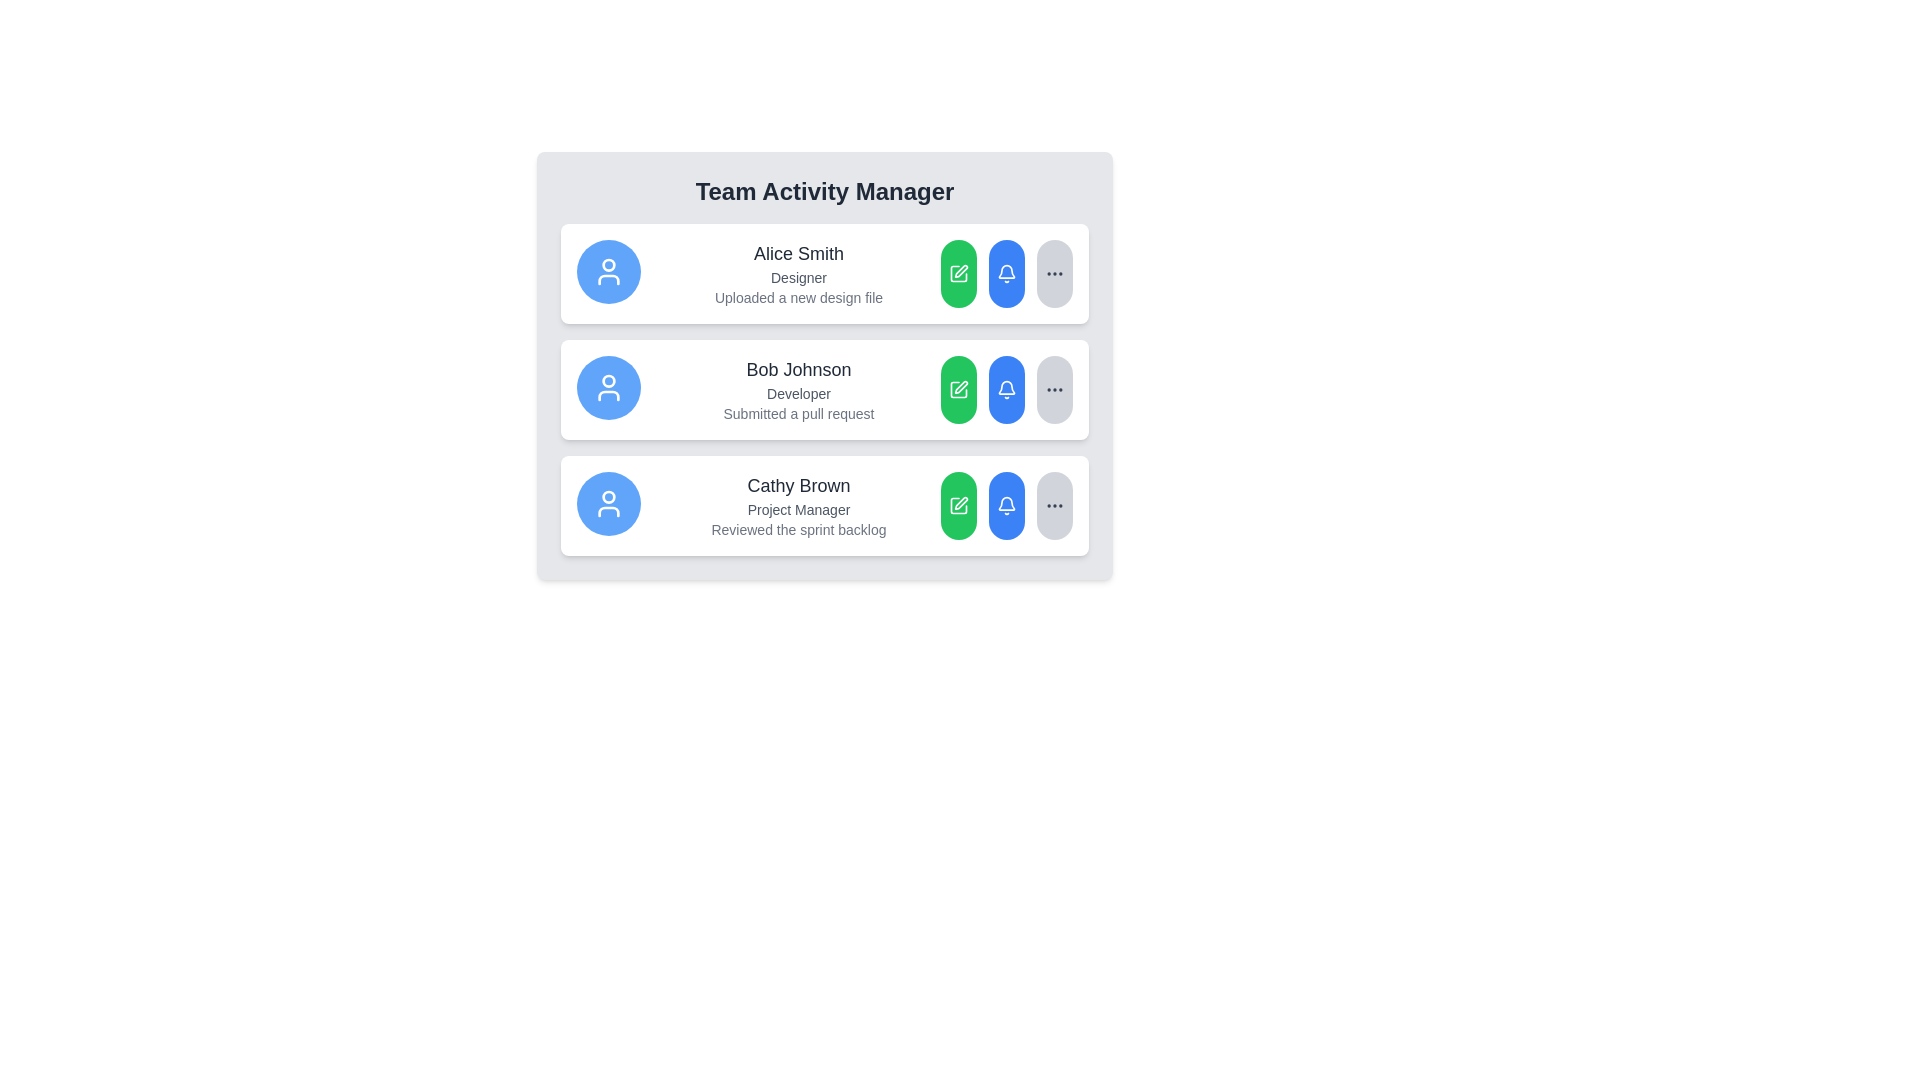 This screenshot has height=1080, width=1920. I want to click on the activity log text block for user 'Bob Johnson', which summarizes their role as 'Developer' and recent activity as 'Submitted a pull request', so click(797, 389).